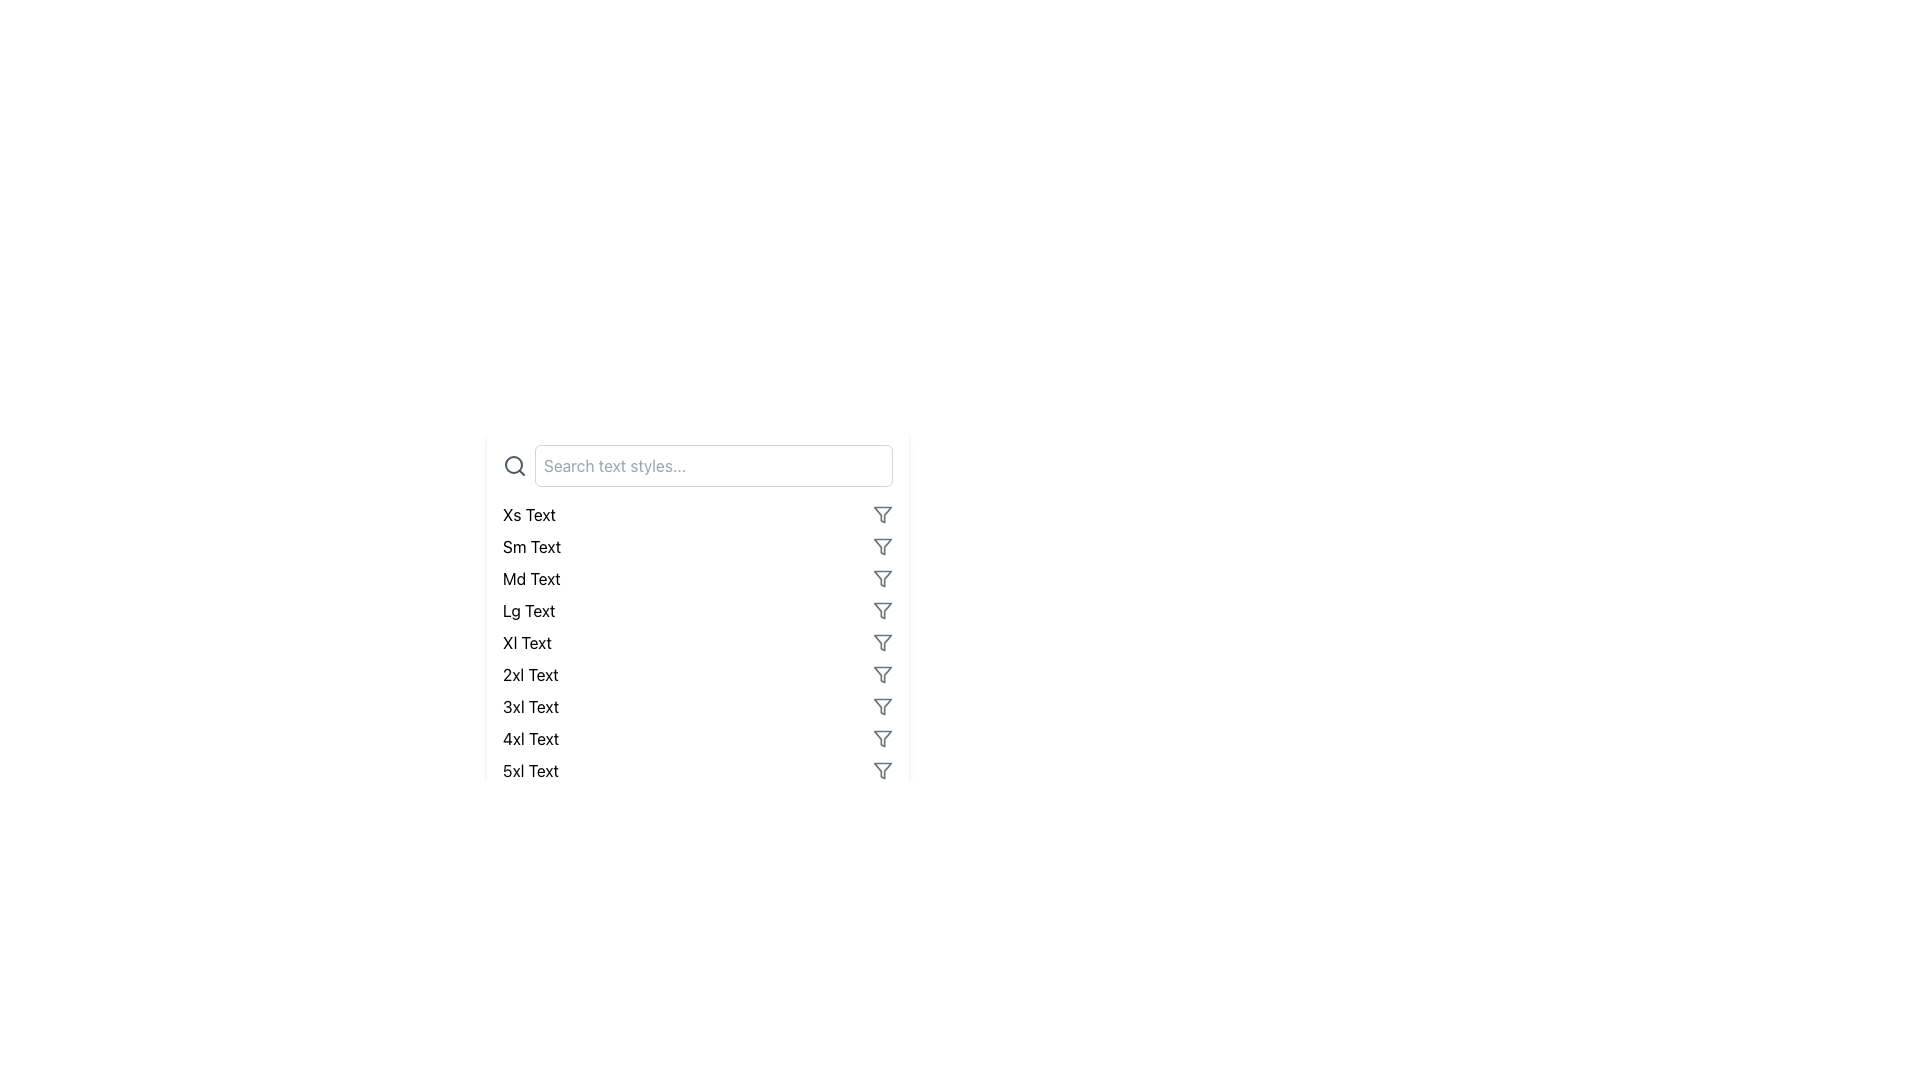 The height and width of the screenshot is (1080, 1920). I want to click on the text label positioned at the bottom of the vertical list of text styles, which serves to help users identify or choose textual options, so click(530, 770).